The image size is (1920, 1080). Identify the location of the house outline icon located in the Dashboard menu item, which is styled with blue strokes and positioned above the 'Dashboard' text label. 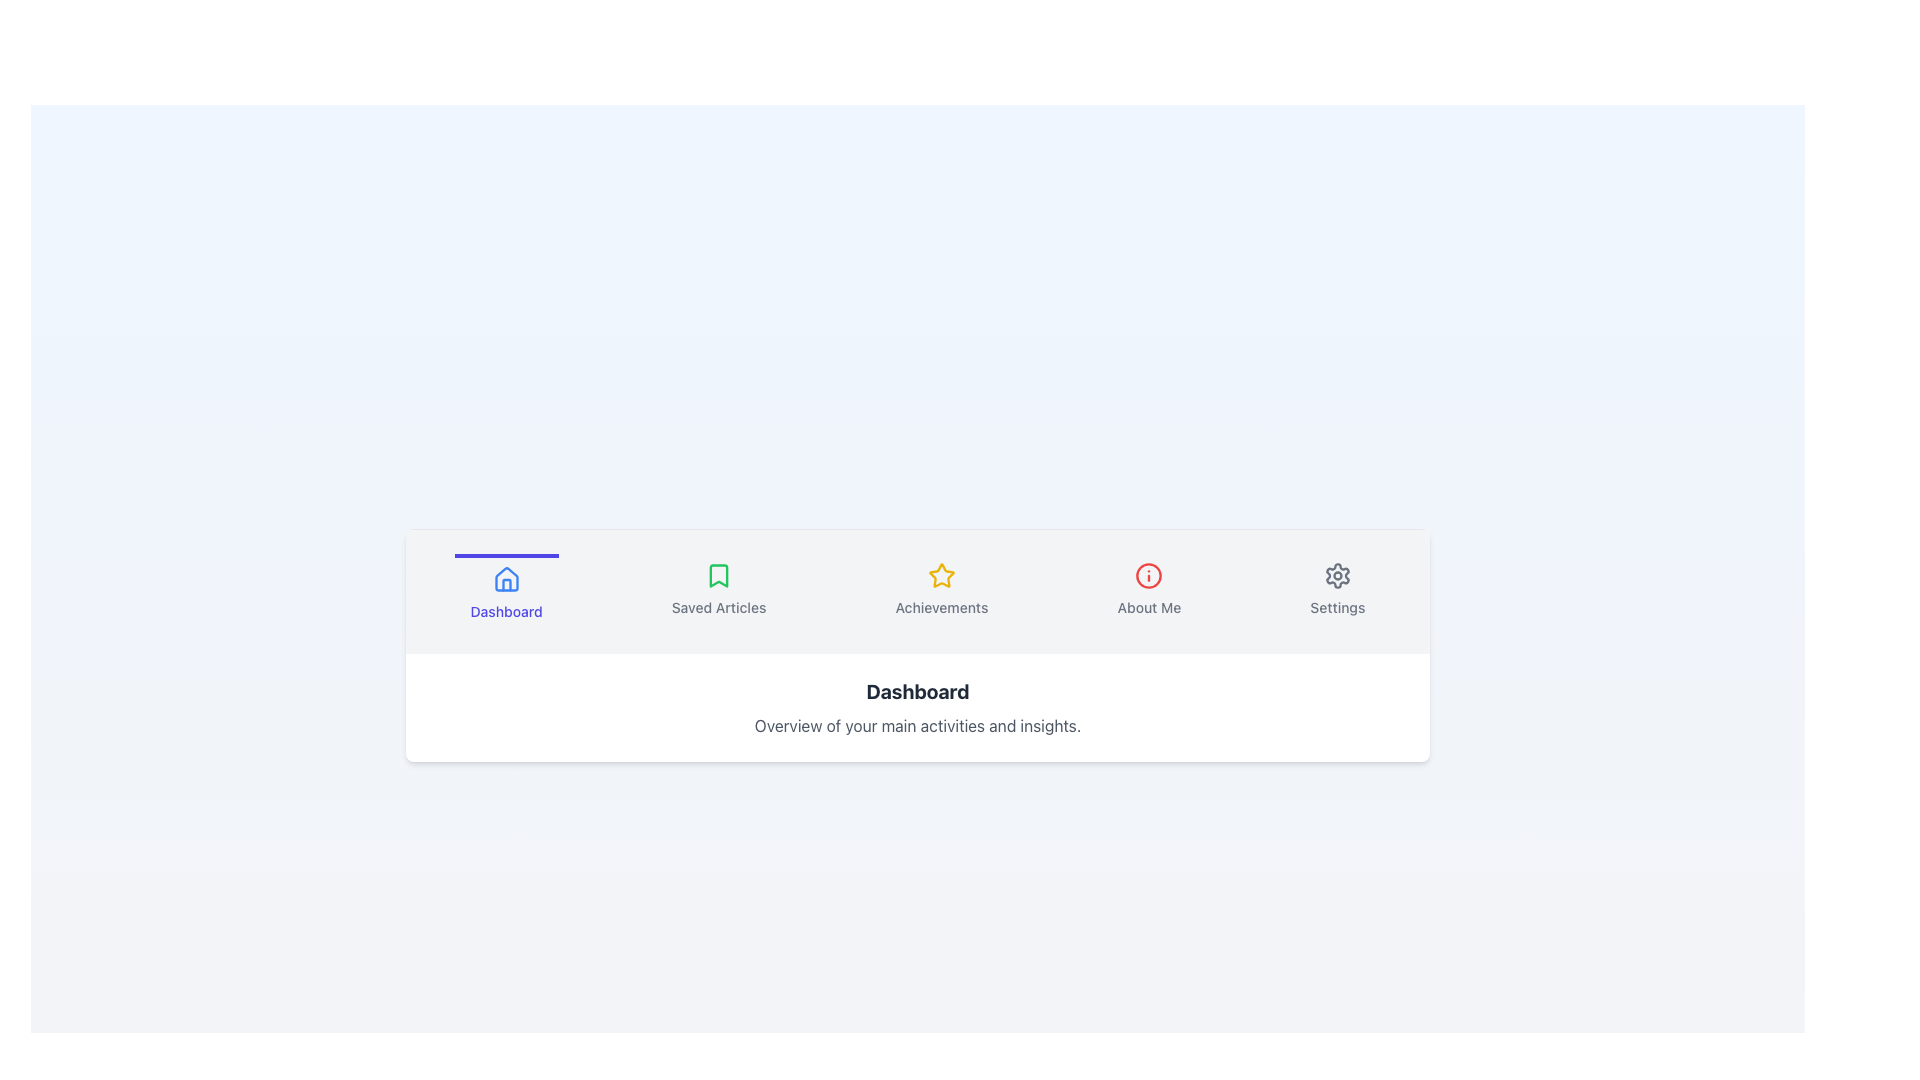
(506, 578).